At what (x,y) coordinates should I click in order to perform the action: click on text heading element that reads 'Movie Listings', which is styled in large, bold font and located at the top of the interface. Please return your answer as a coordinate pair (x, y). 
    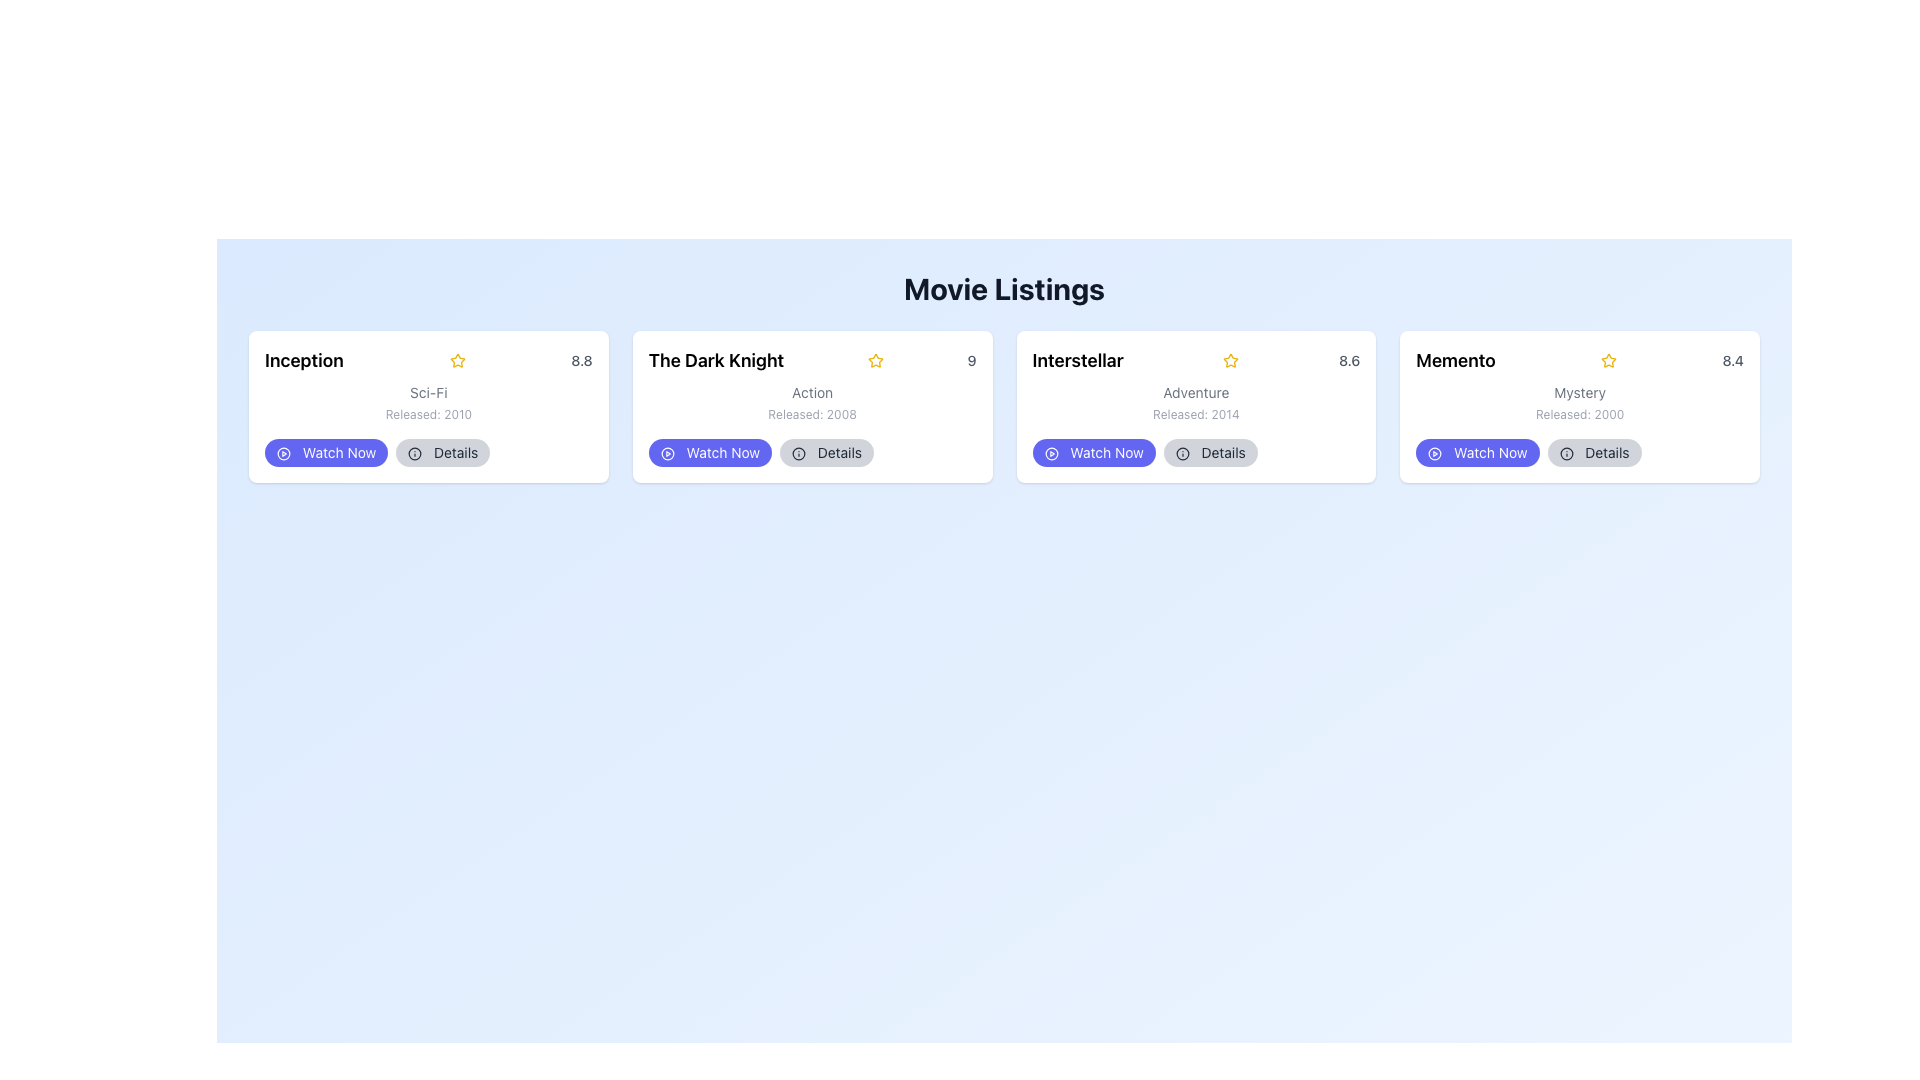
    Looking at the image, I should click on (1004, 289).